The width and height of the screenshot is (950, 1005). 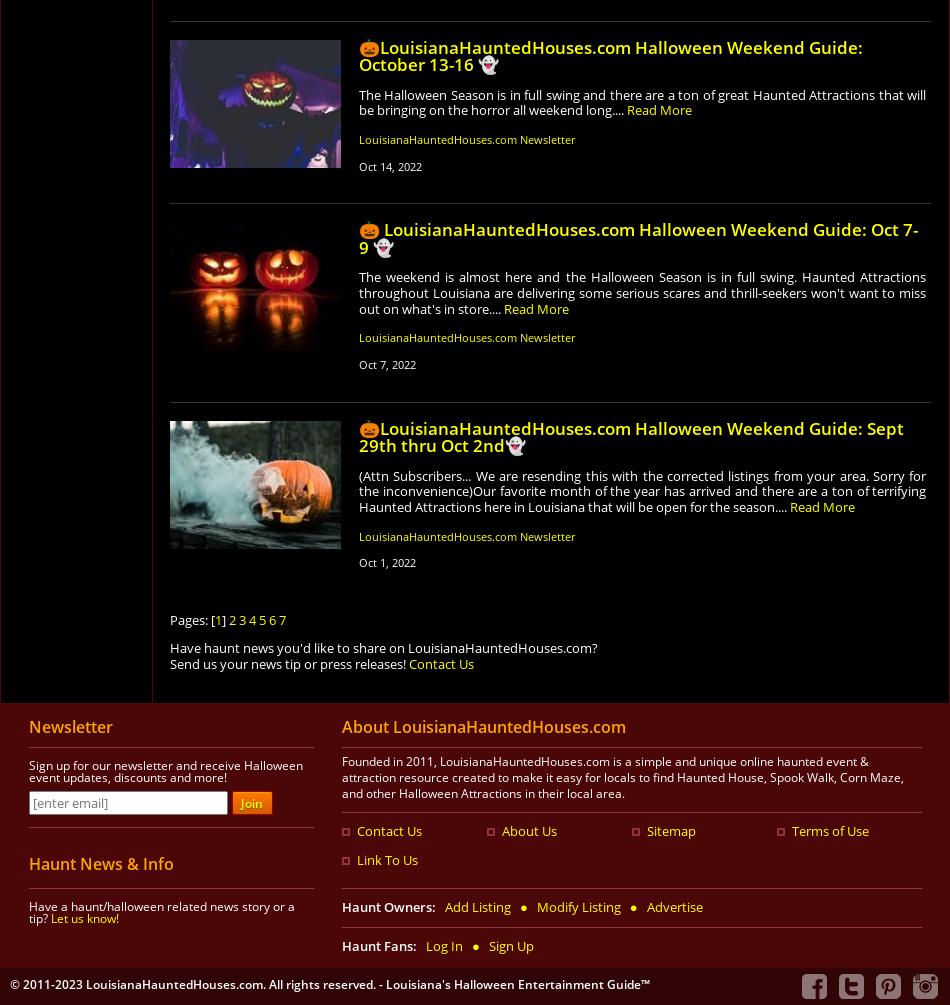 I want to click on 'Send us your news tip or press releases!', so click(x=287, y=663).